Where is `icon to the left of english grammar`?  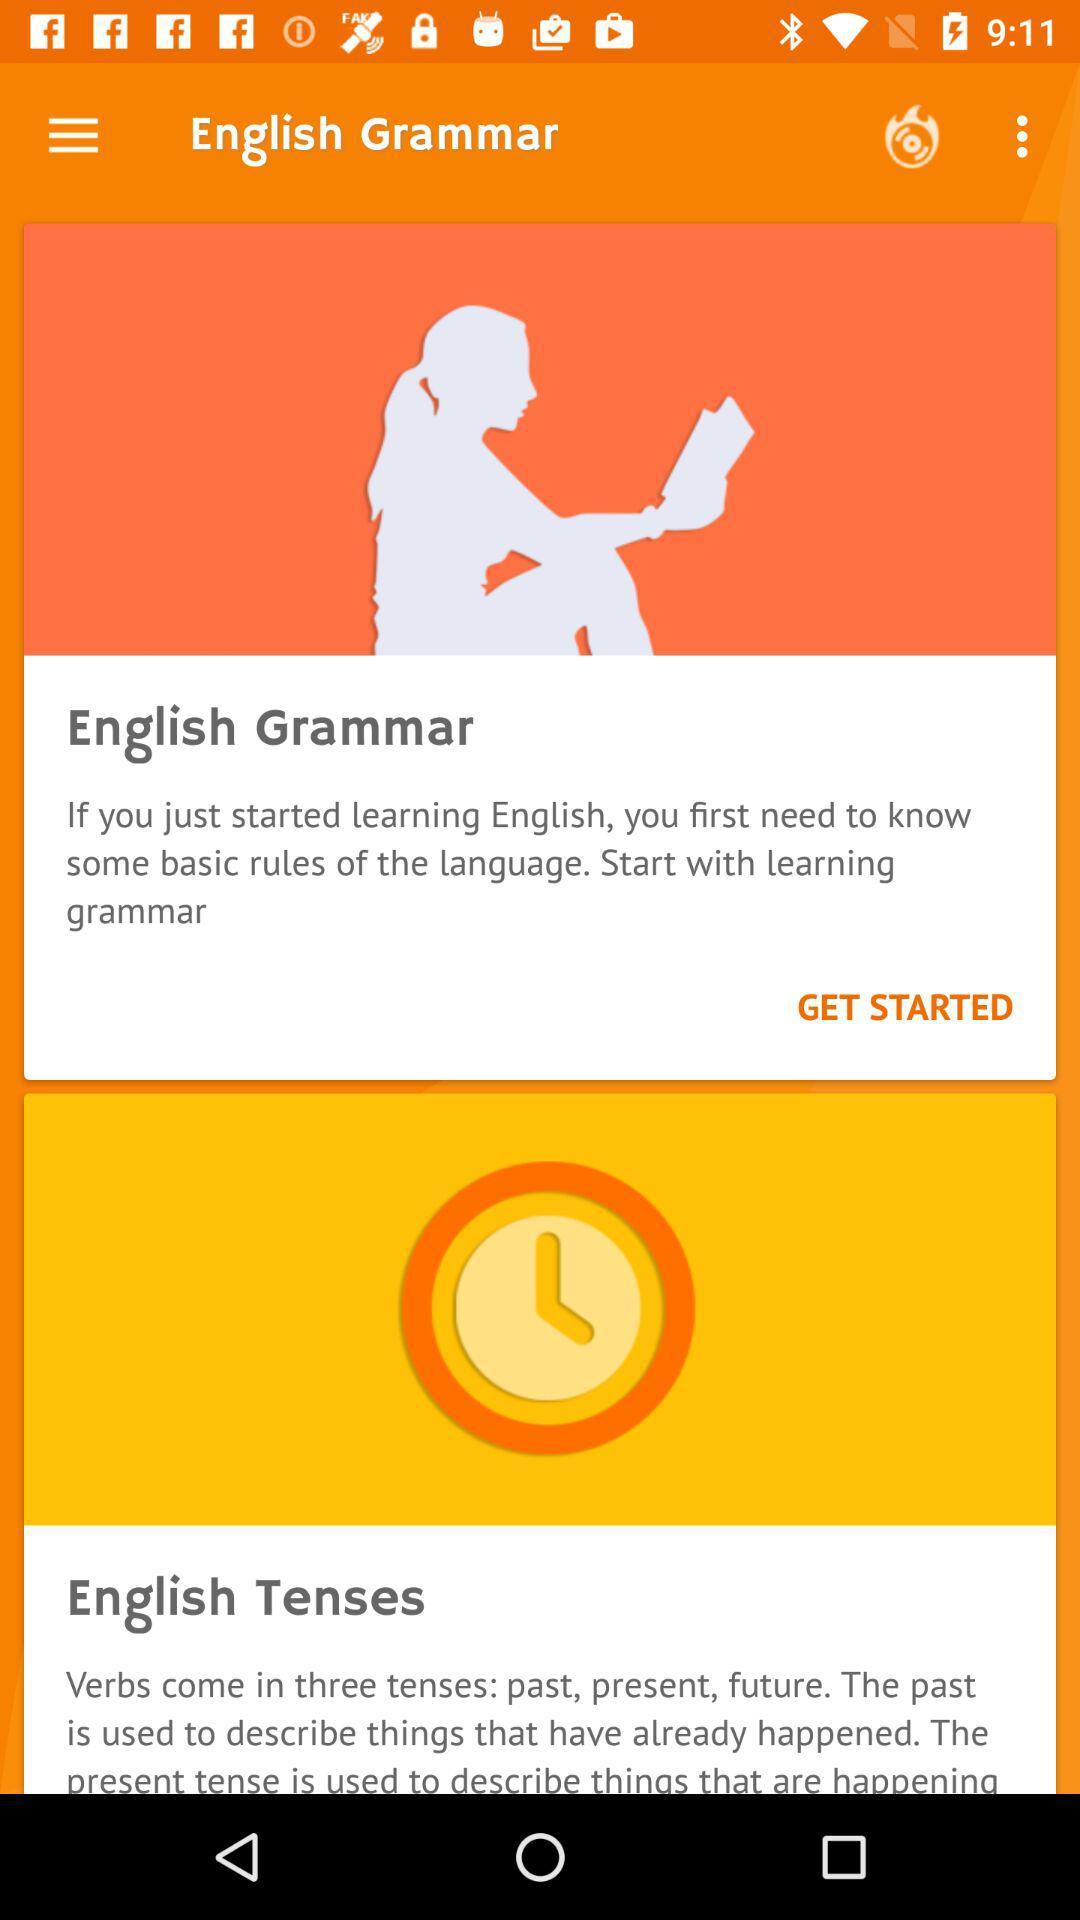
icon to the left of english grammar is located at coordinates (72, 135).